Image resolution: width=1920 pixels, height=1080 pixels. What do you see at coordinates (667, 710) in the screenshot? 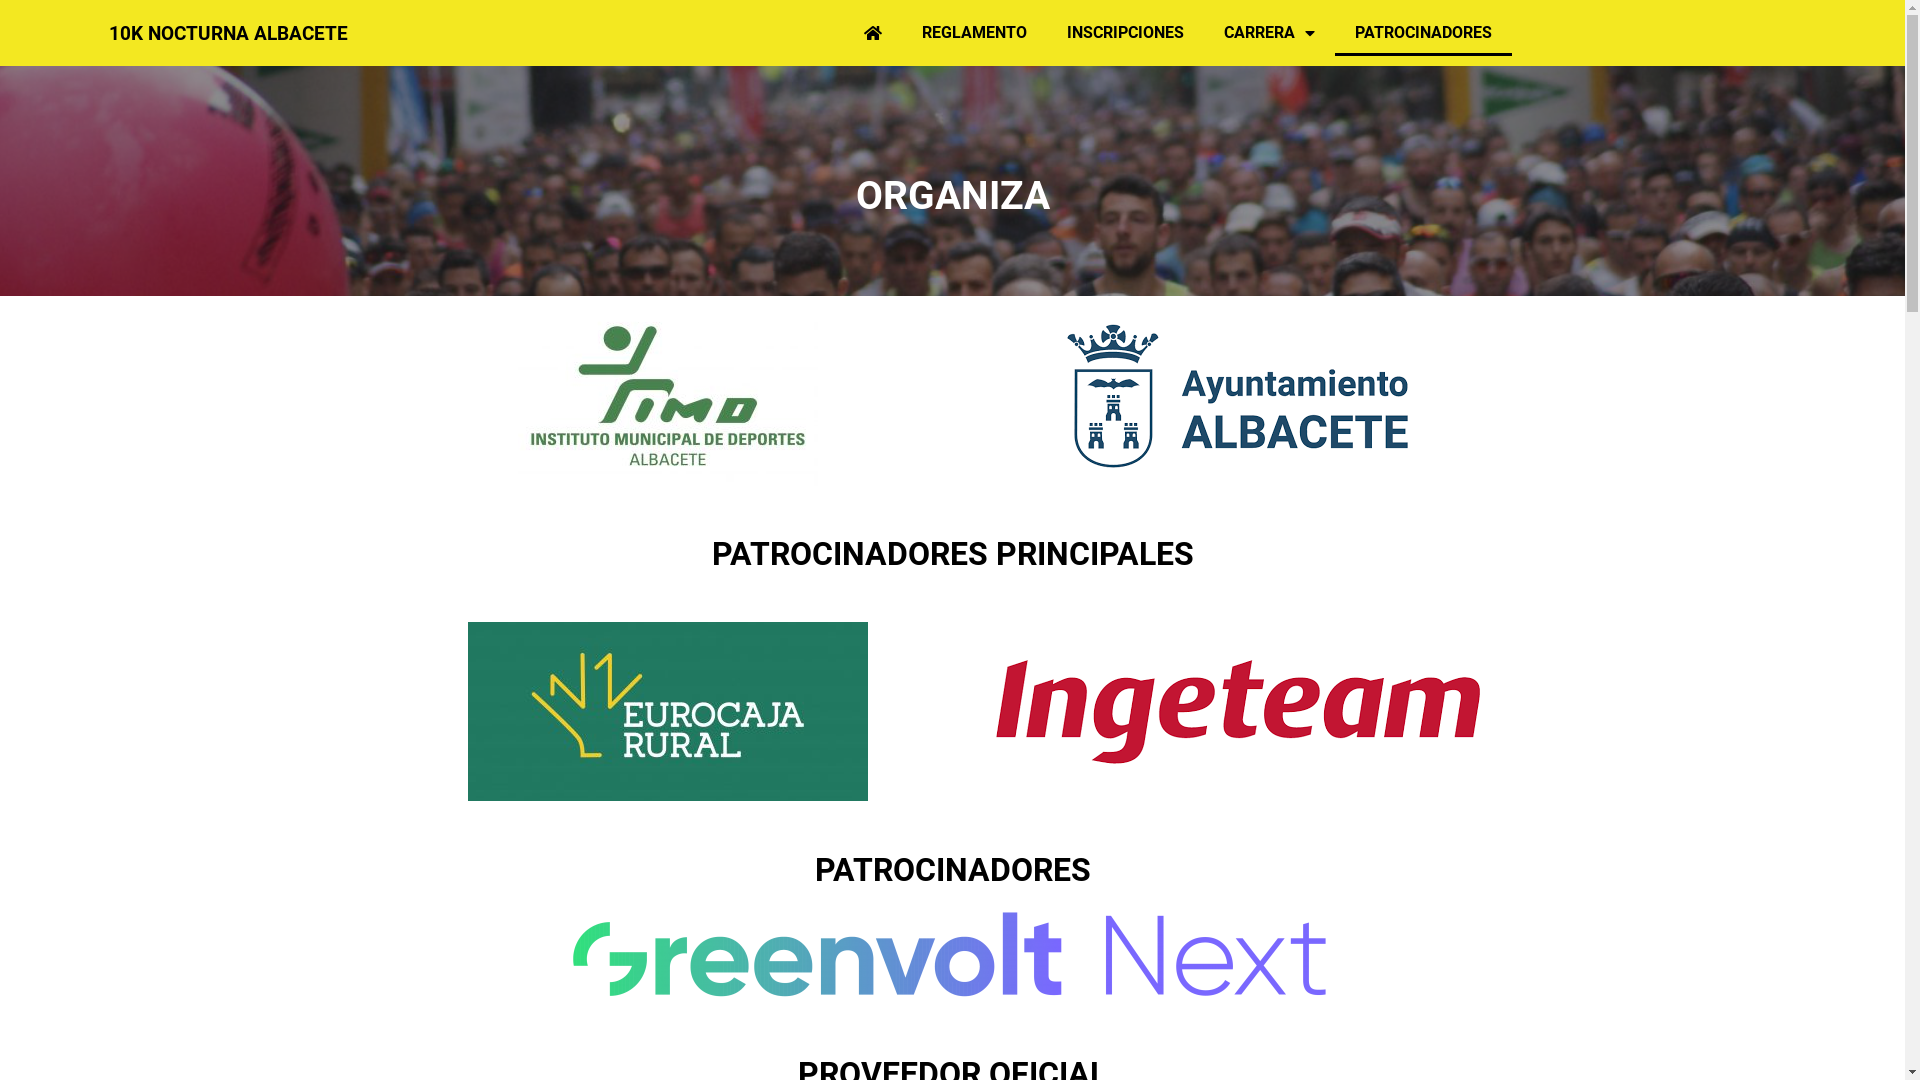
I see `'imagotipo EUROCAJA RURAL cuadrado 335c'` at bounding box center [667, 710].